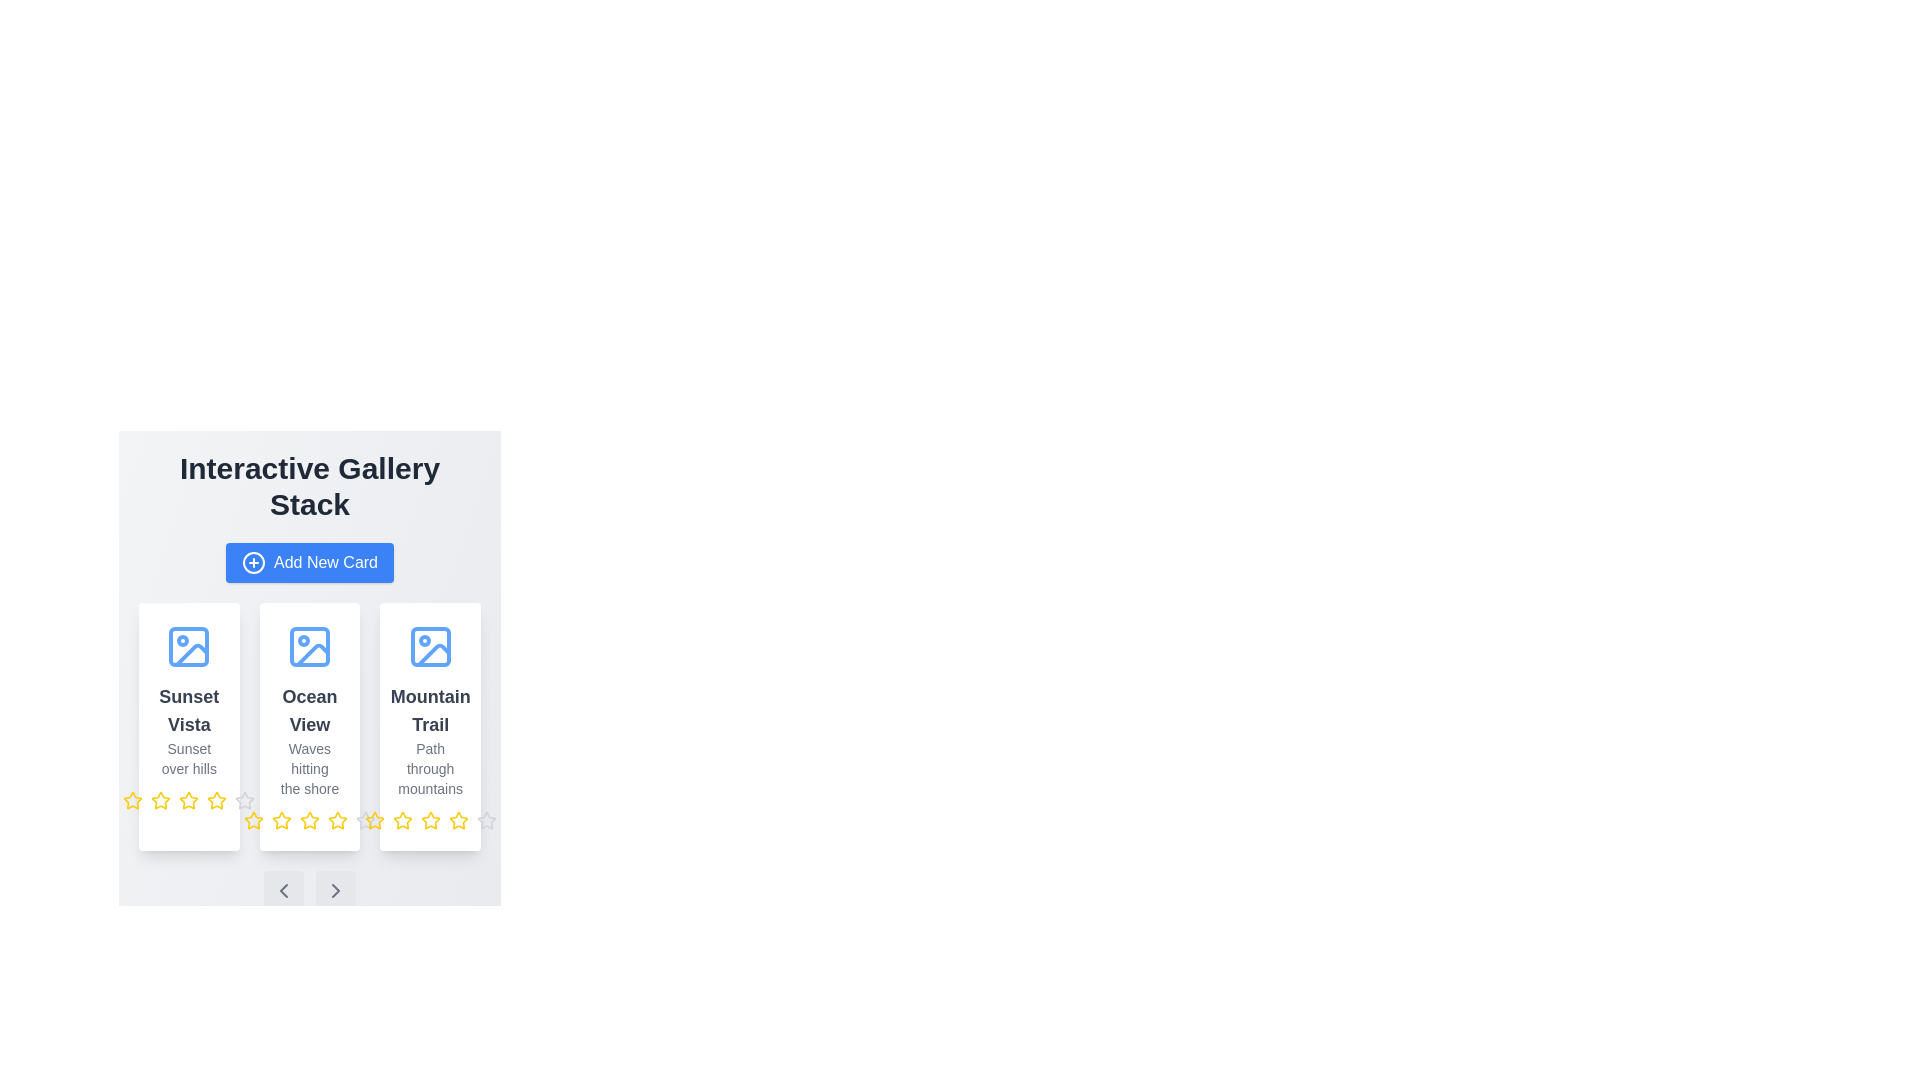 This screenshot has height=1080, width=1920. Describe the element at coordinates (189, 726) in the screenshot. I see `the card element displaying information about 'Sunset Vista', which is the first card in a grid of cards` at that location.